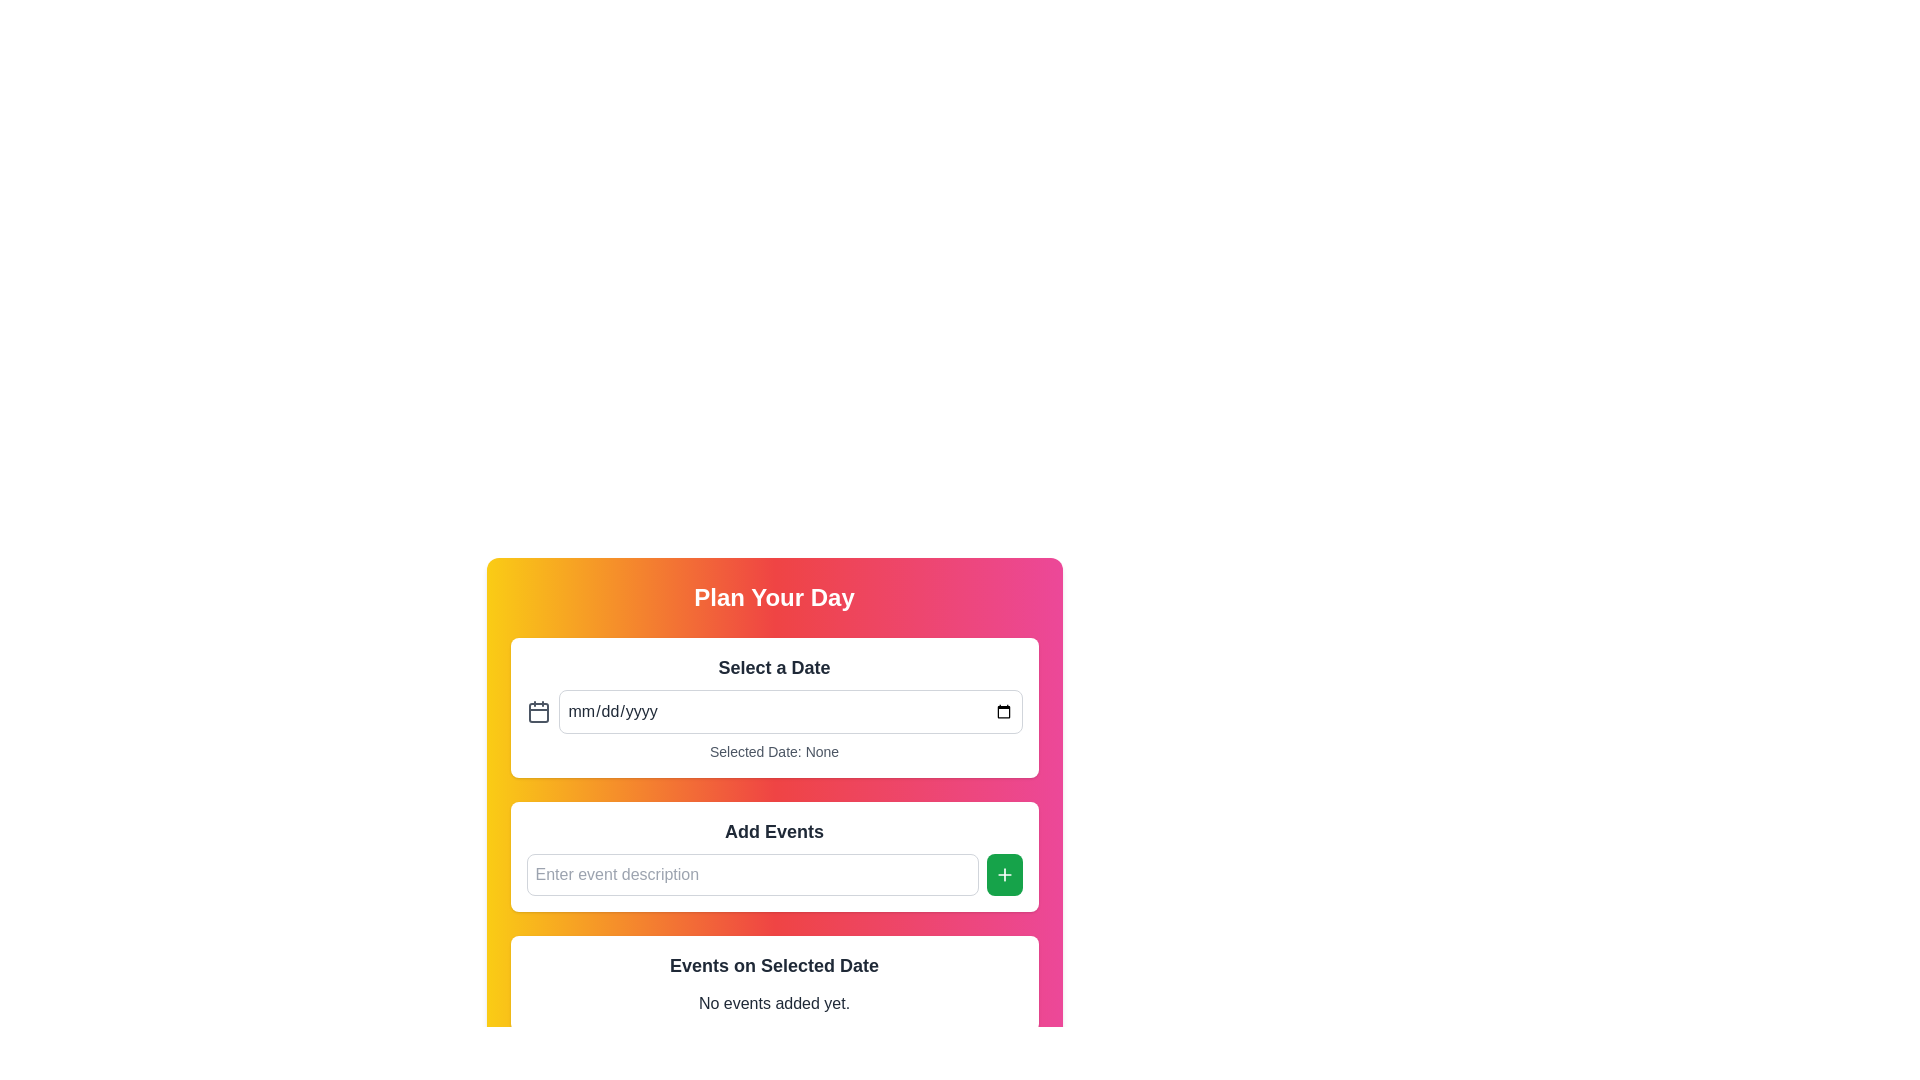 Image resolution: width=1920 pixels, height=1080 pixels. I want to click on the static text label that reads 'Select a Date', which is prominently displayed at the top of the panel, so click(773, 667).